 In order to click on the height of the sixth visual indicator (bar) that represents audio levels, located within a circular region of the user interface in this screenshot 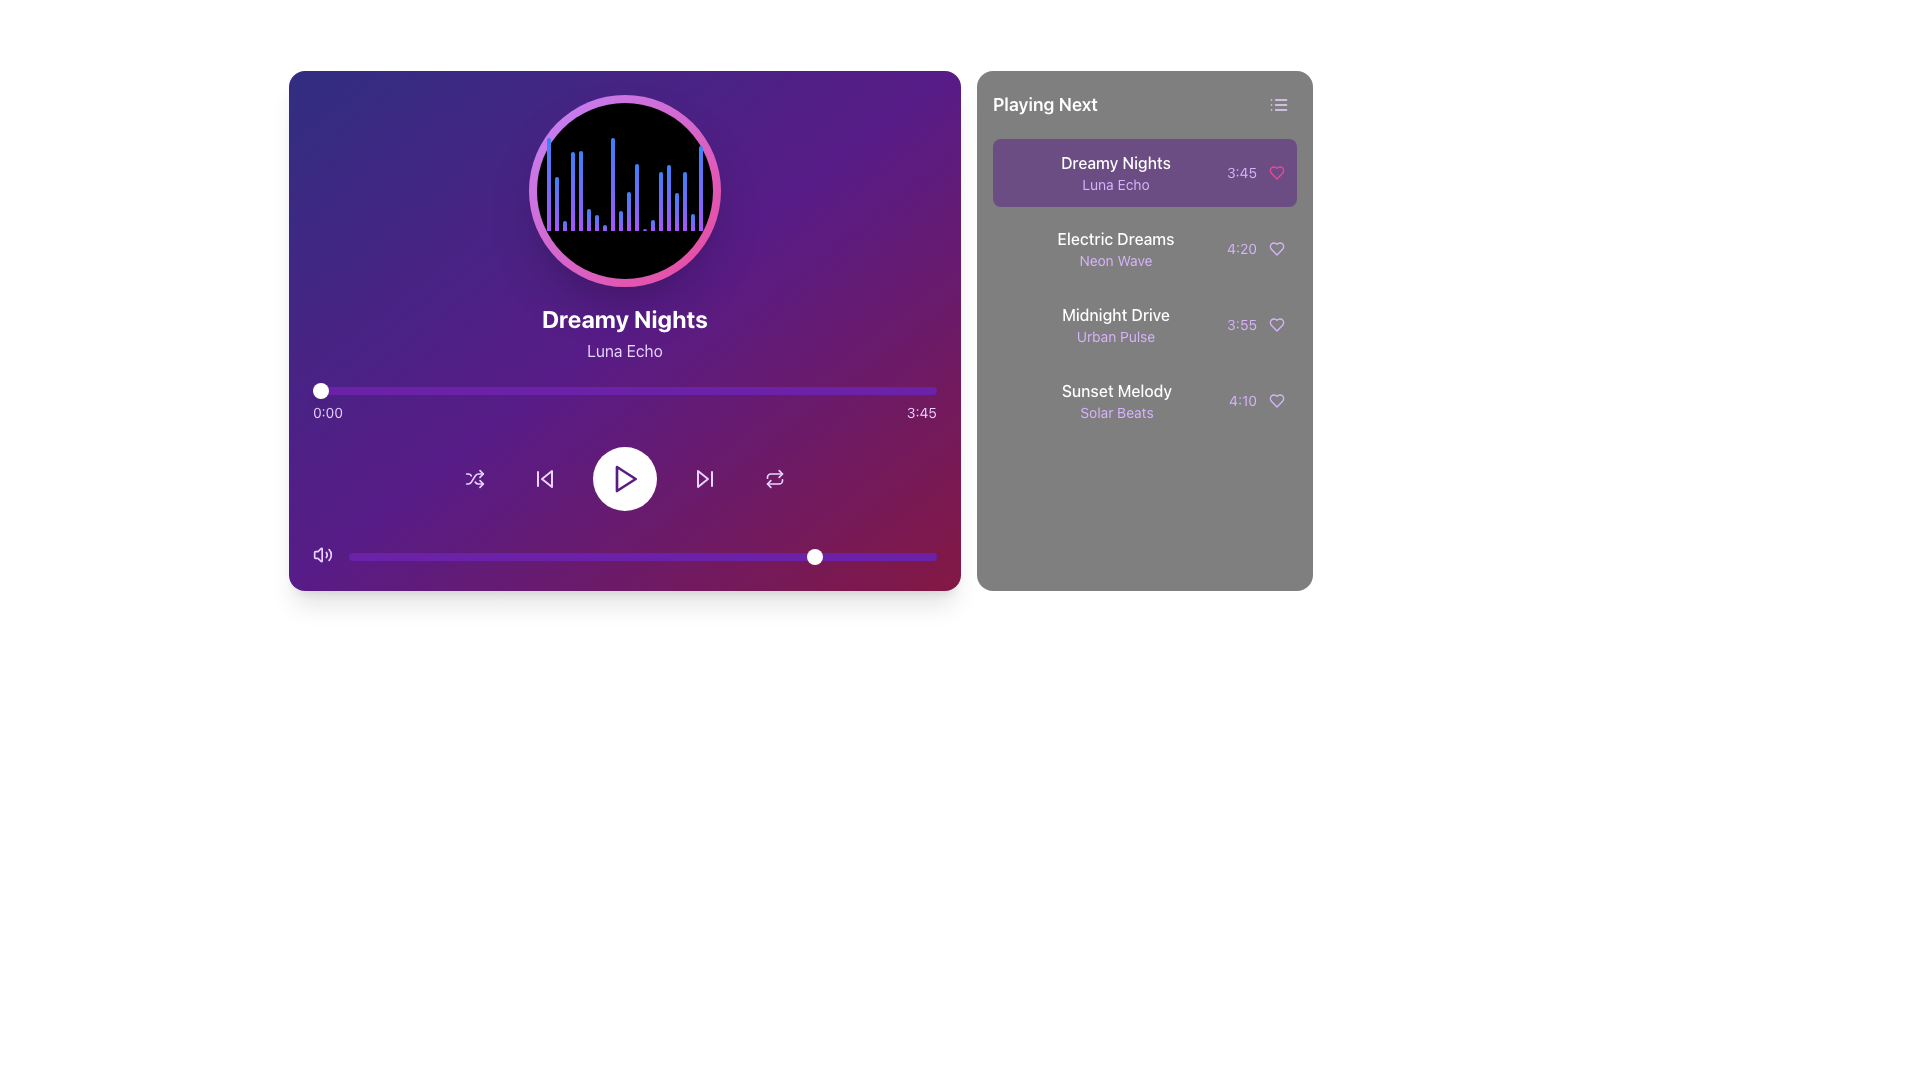, I will do `click(587, 220)`.